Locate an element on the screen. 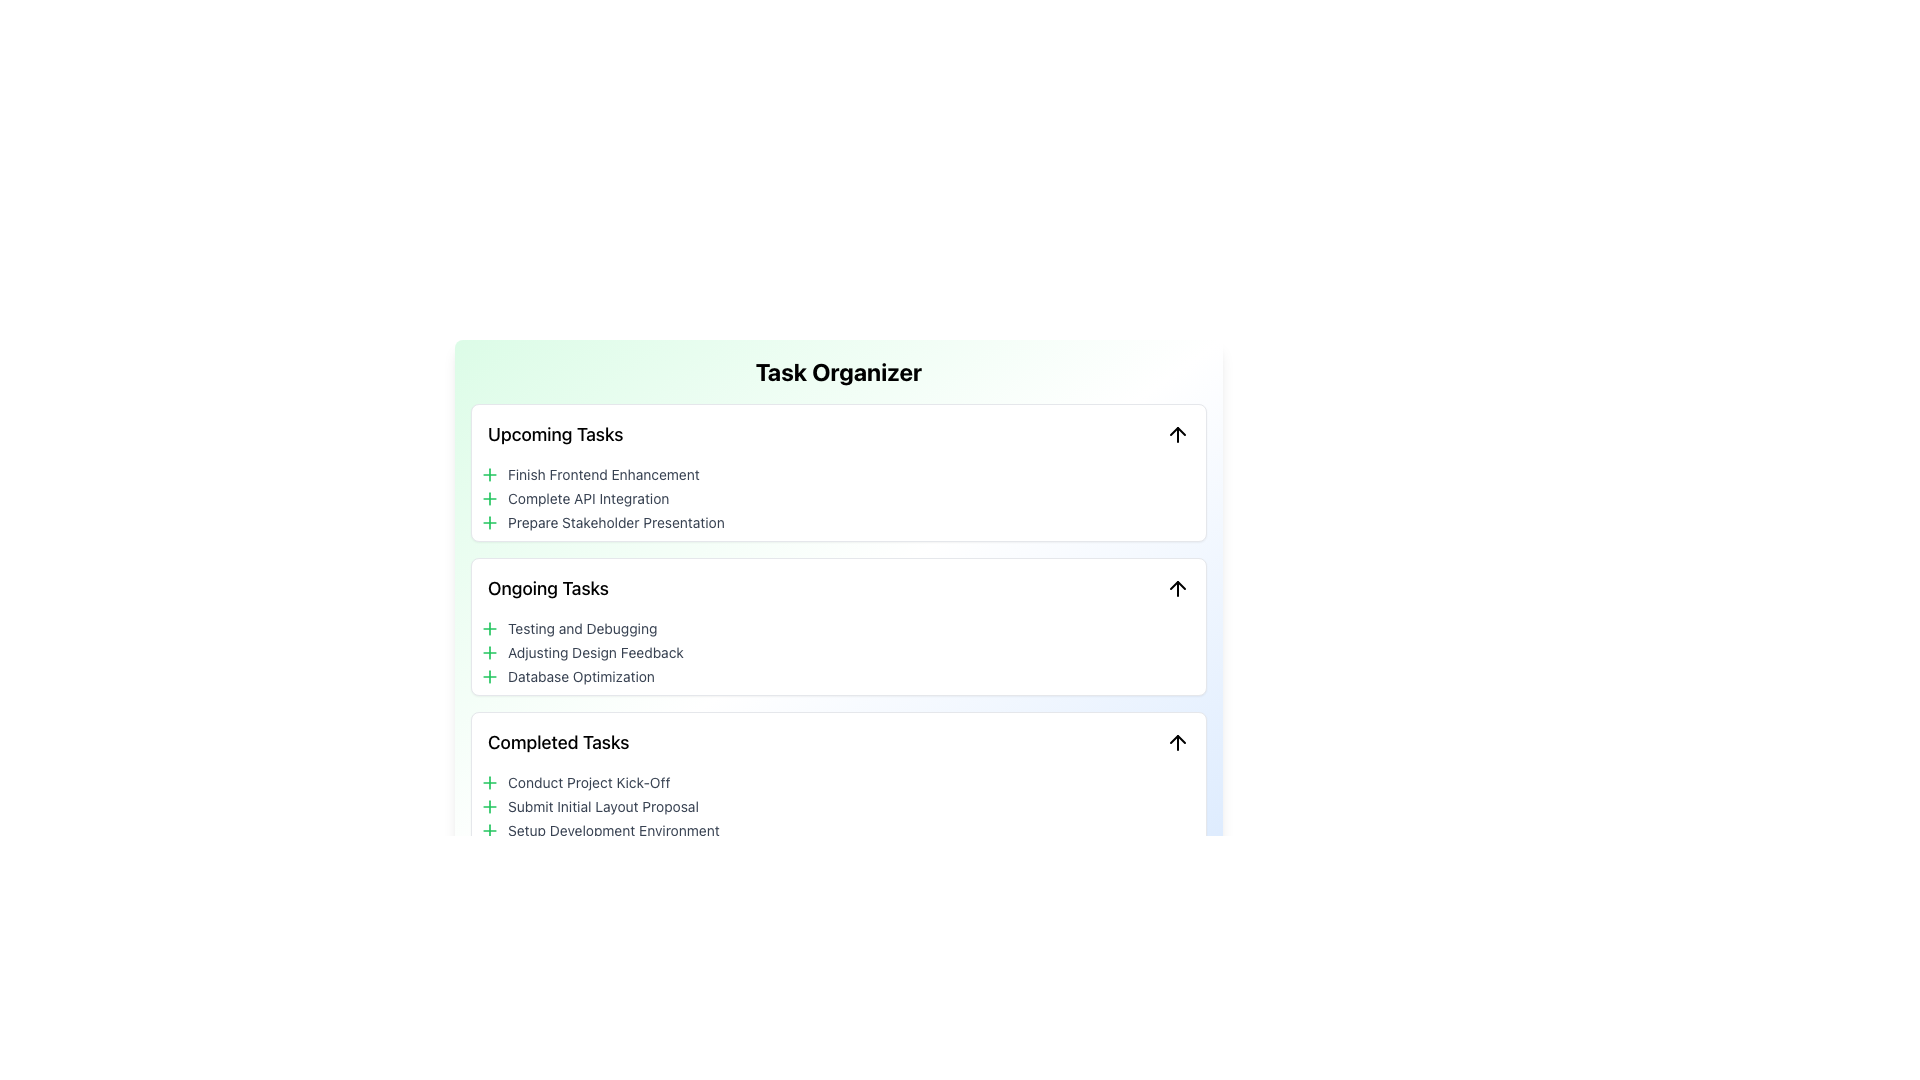 This screenshot has width=1920, height=1080. the Icon Button (Plus Icon) located to the left of the 'Database Optimization' text in the 'Ongoing Tasks' section is located at coordinates (489, 676).